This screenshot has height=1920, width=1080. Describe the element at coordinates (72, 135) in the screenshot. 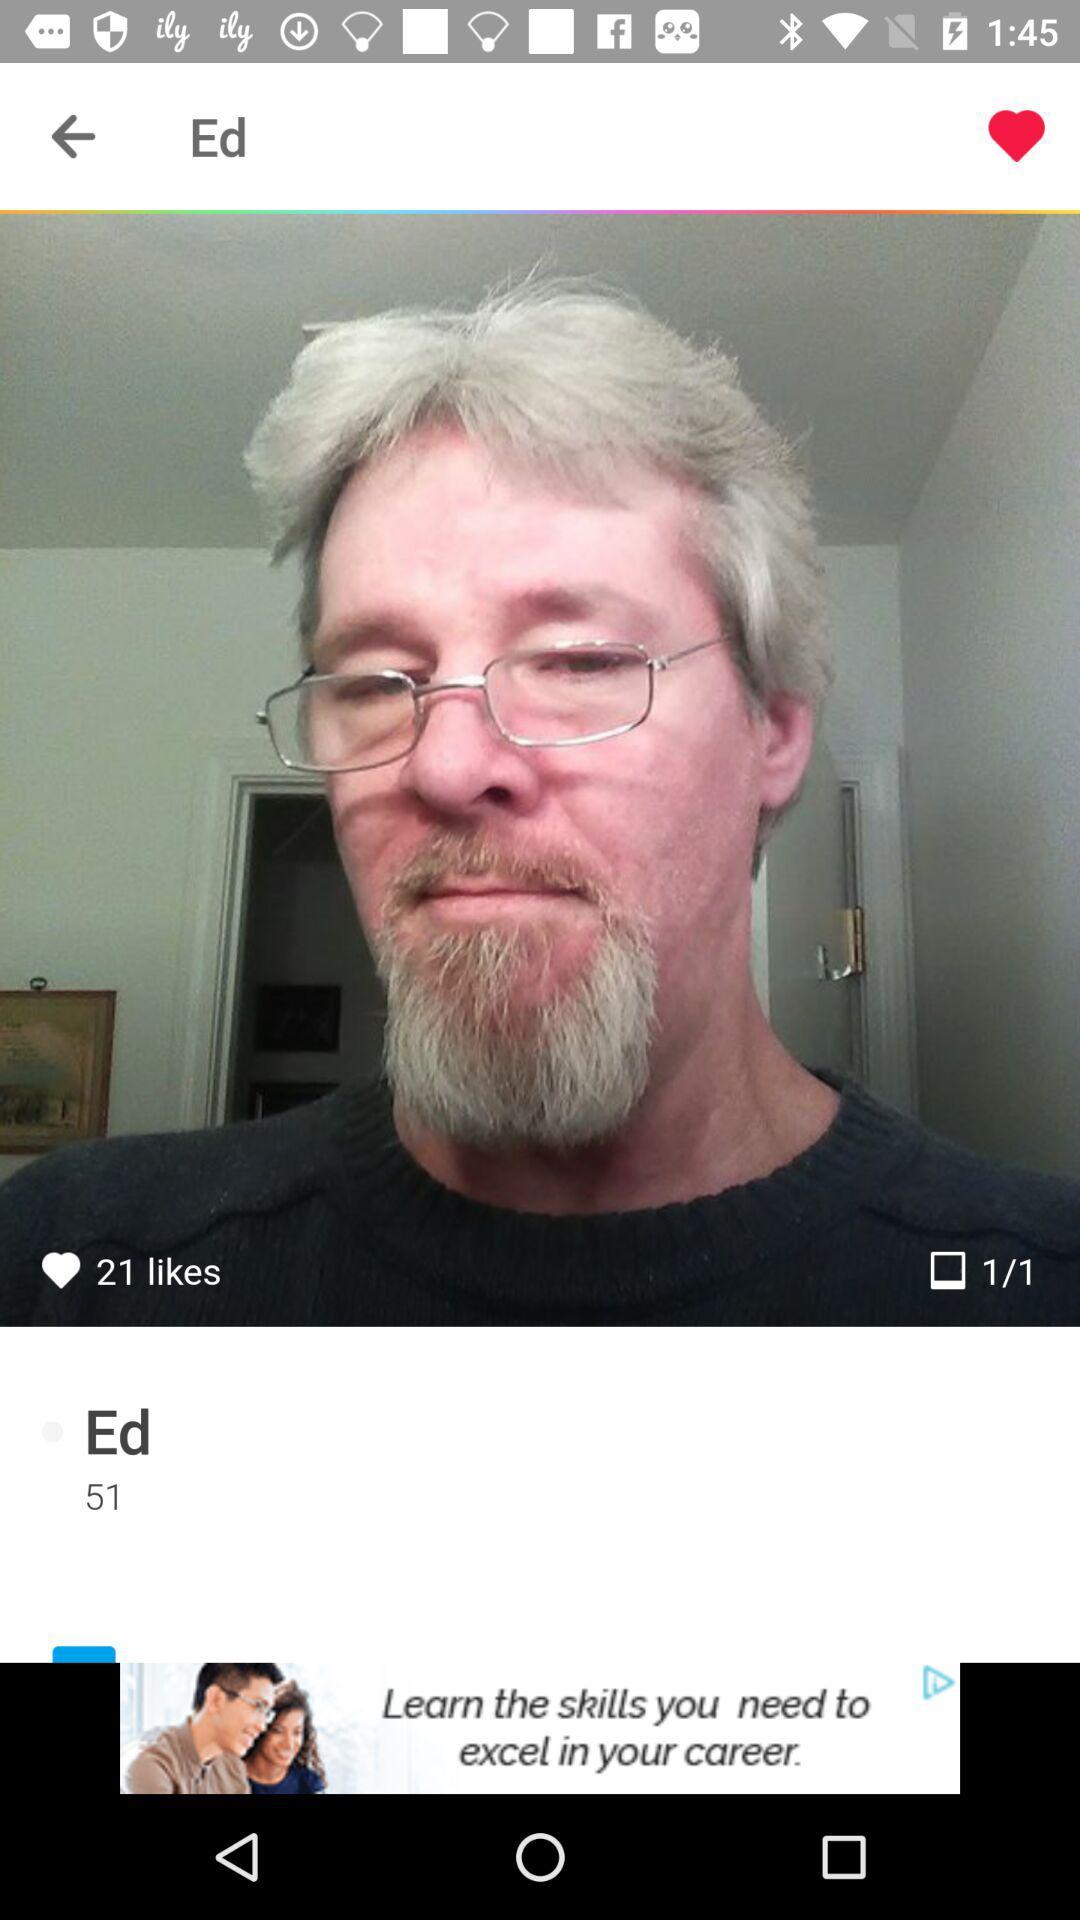

I see `previous` at that location.